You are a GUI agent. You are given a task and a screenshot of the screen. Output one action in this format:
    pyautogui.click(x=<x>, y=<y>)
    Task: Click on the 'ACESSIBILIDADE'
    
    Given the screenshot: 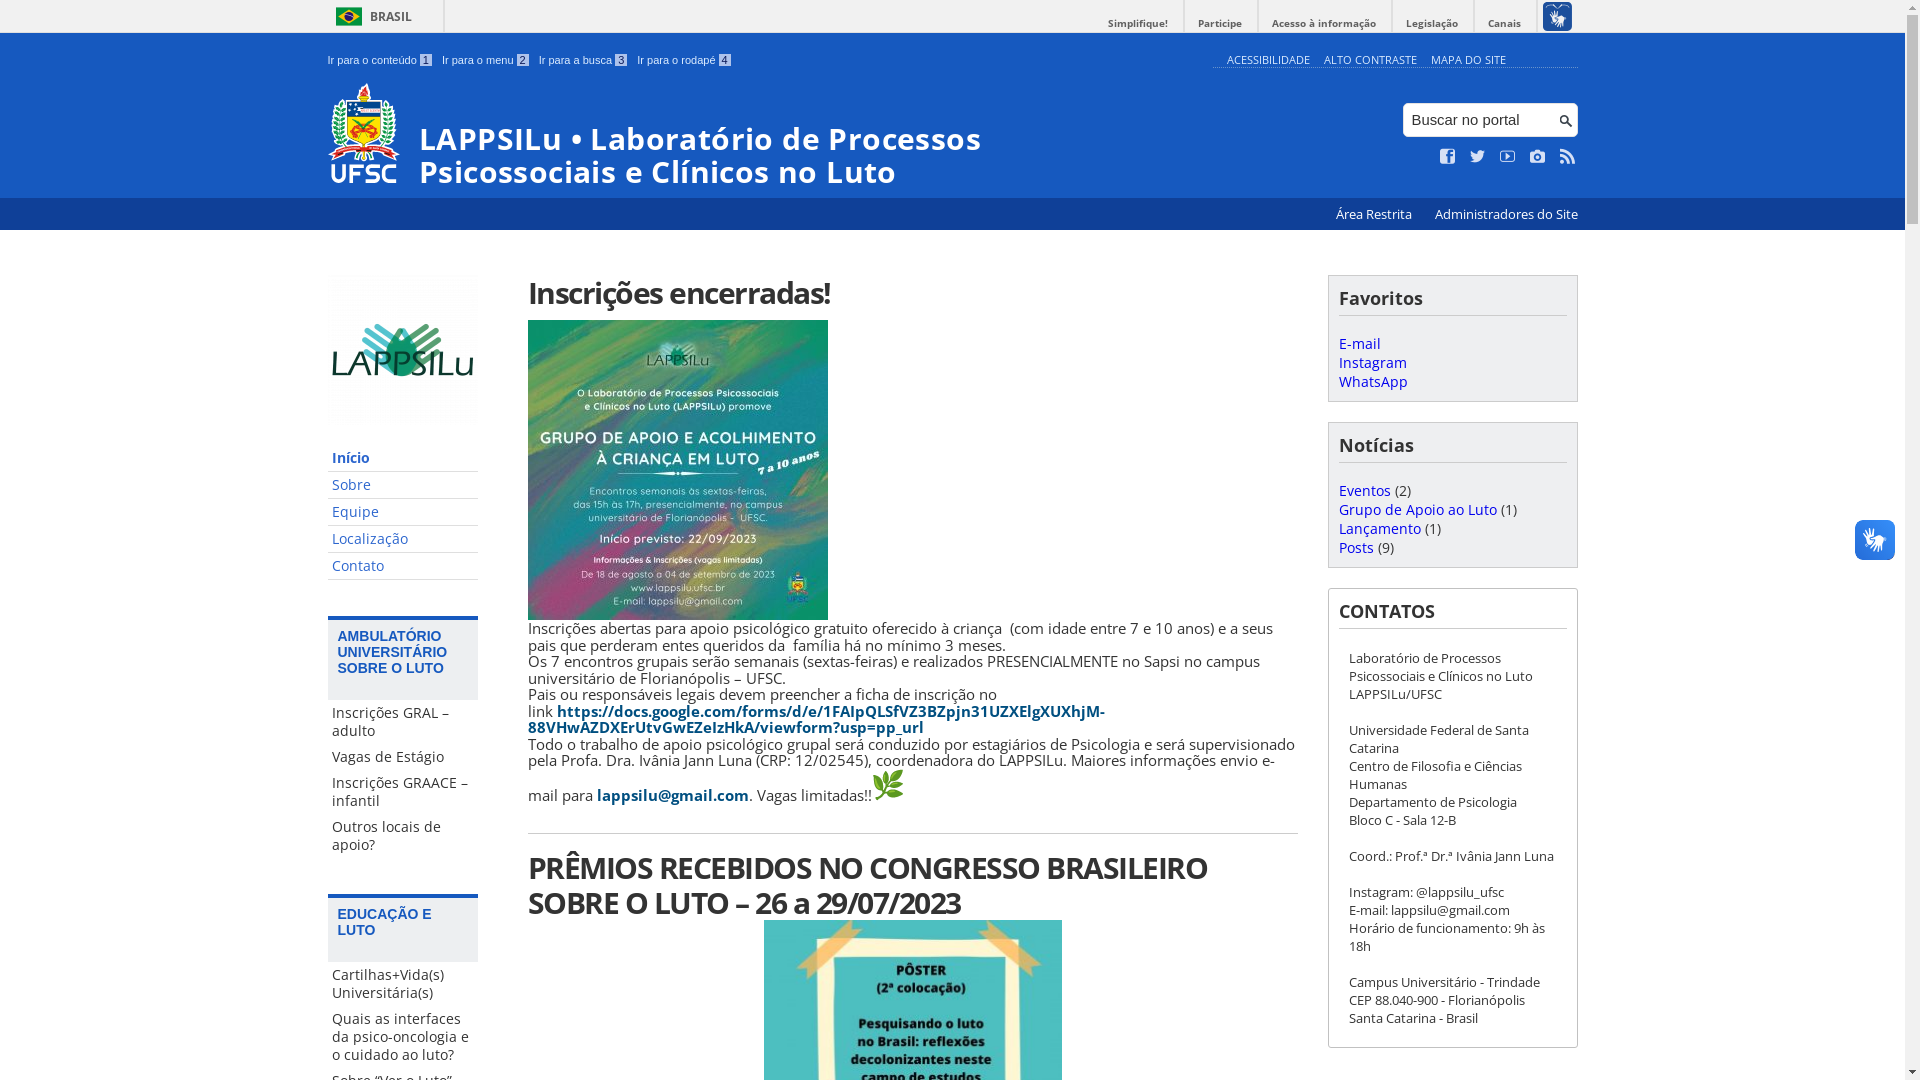 What is the action you would take?
    pyautogui.click(x=1266, y=58)
    